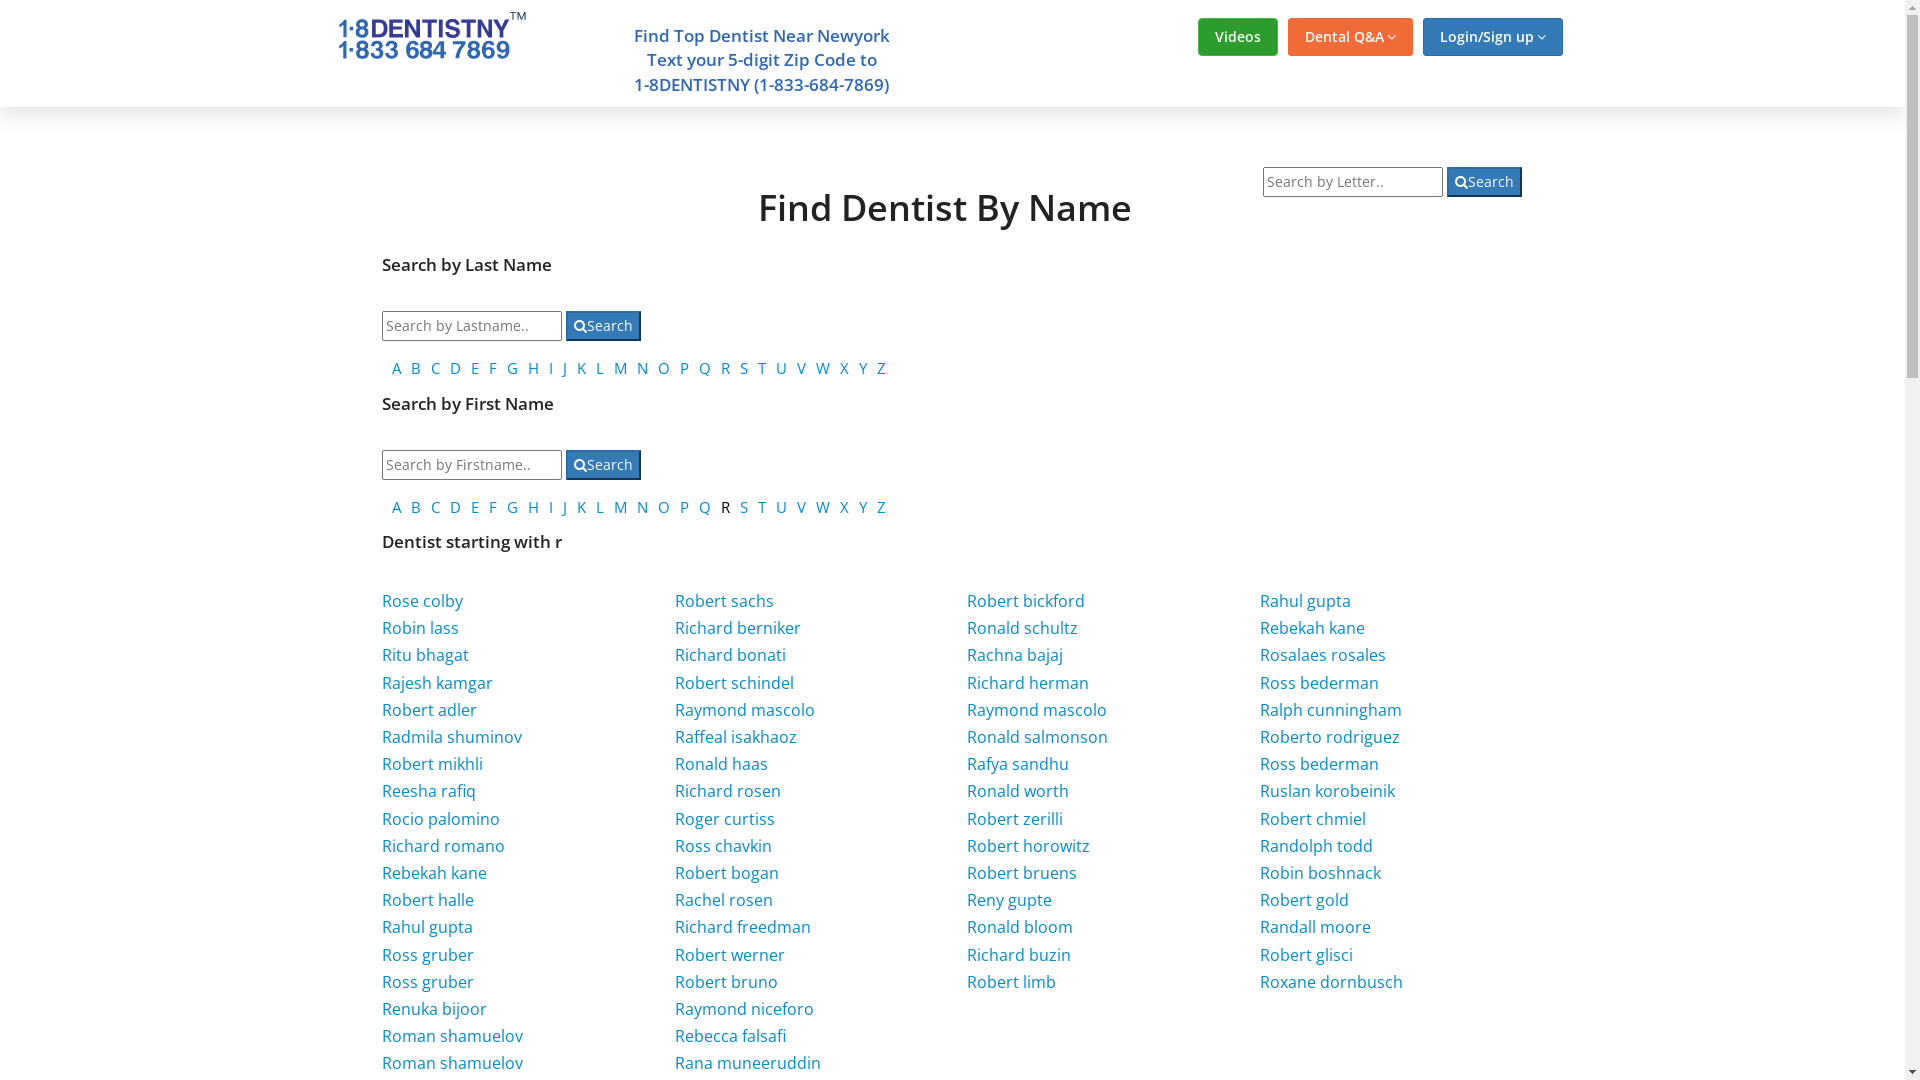 This screenshot has width=1920, height=1080. I want to click on 'Randall moore', so click(1315, 926).